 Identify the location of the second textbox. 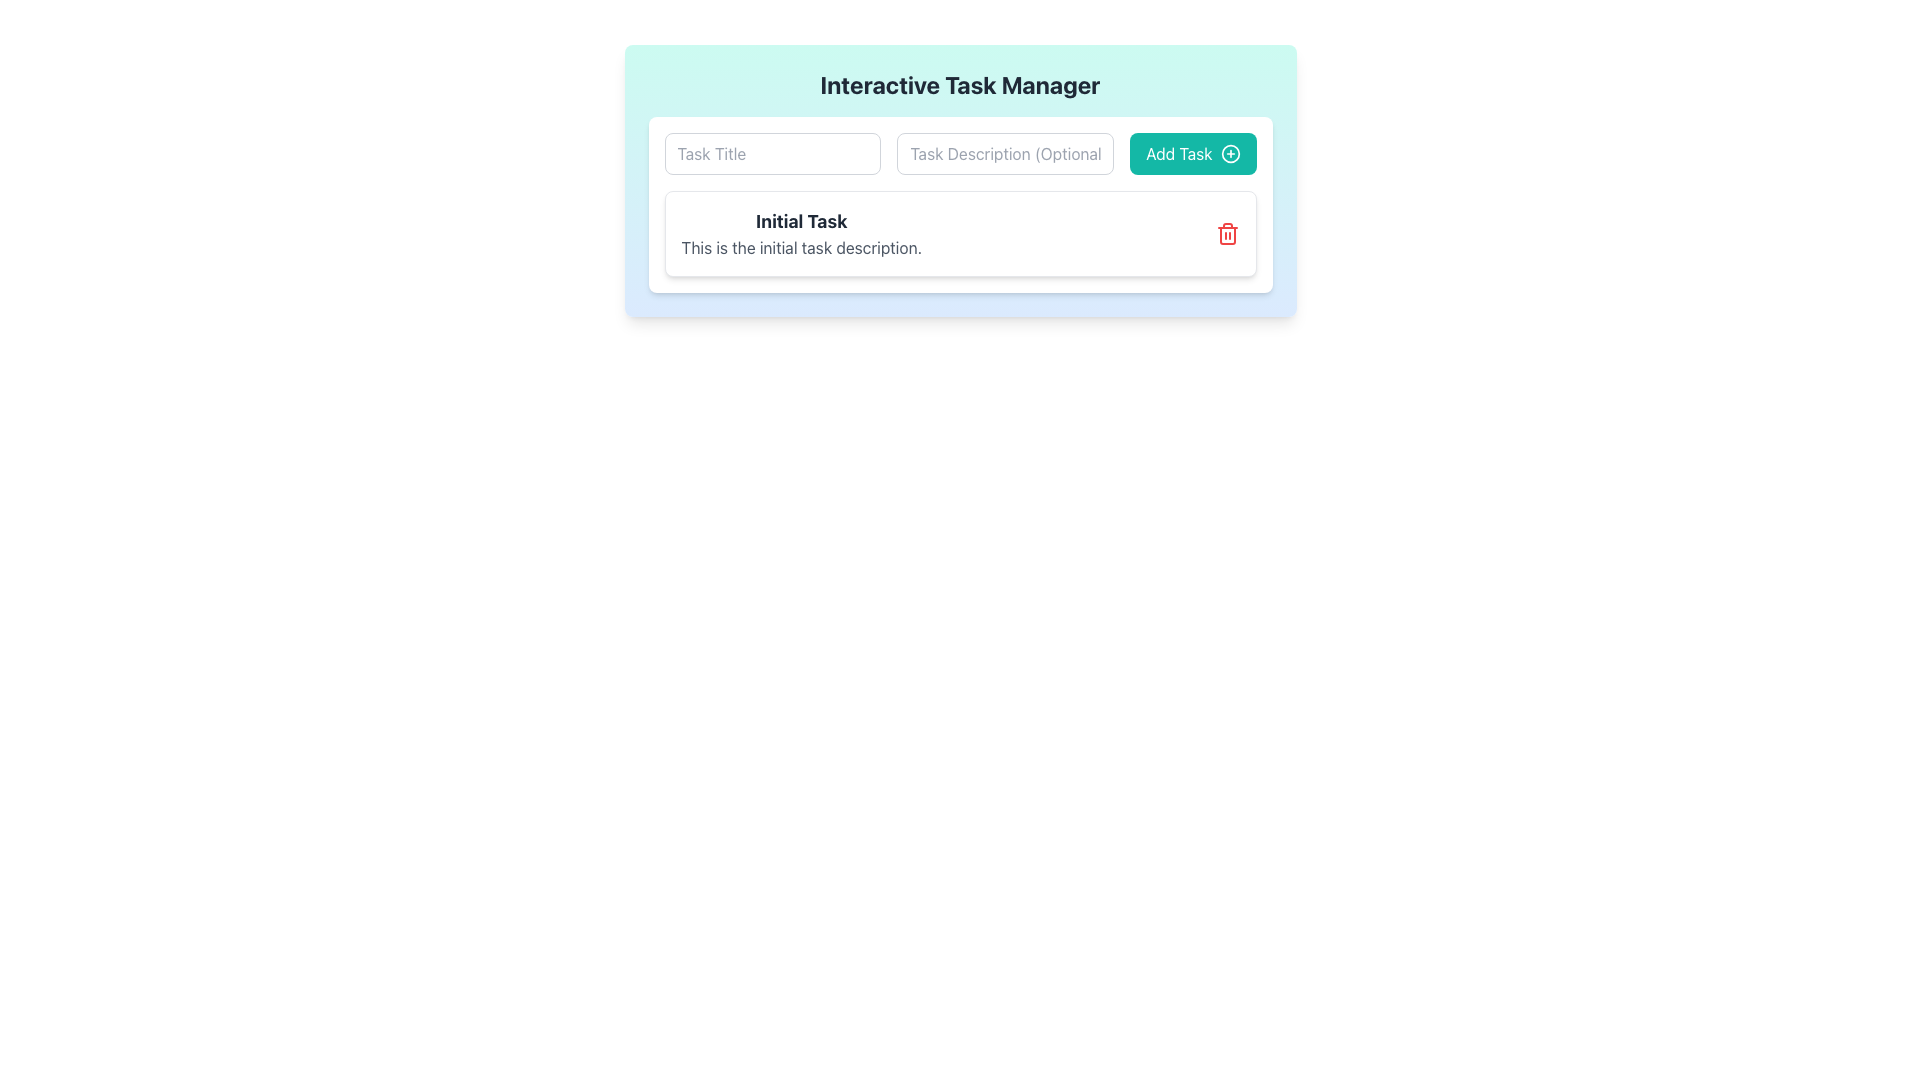
(960, 153).